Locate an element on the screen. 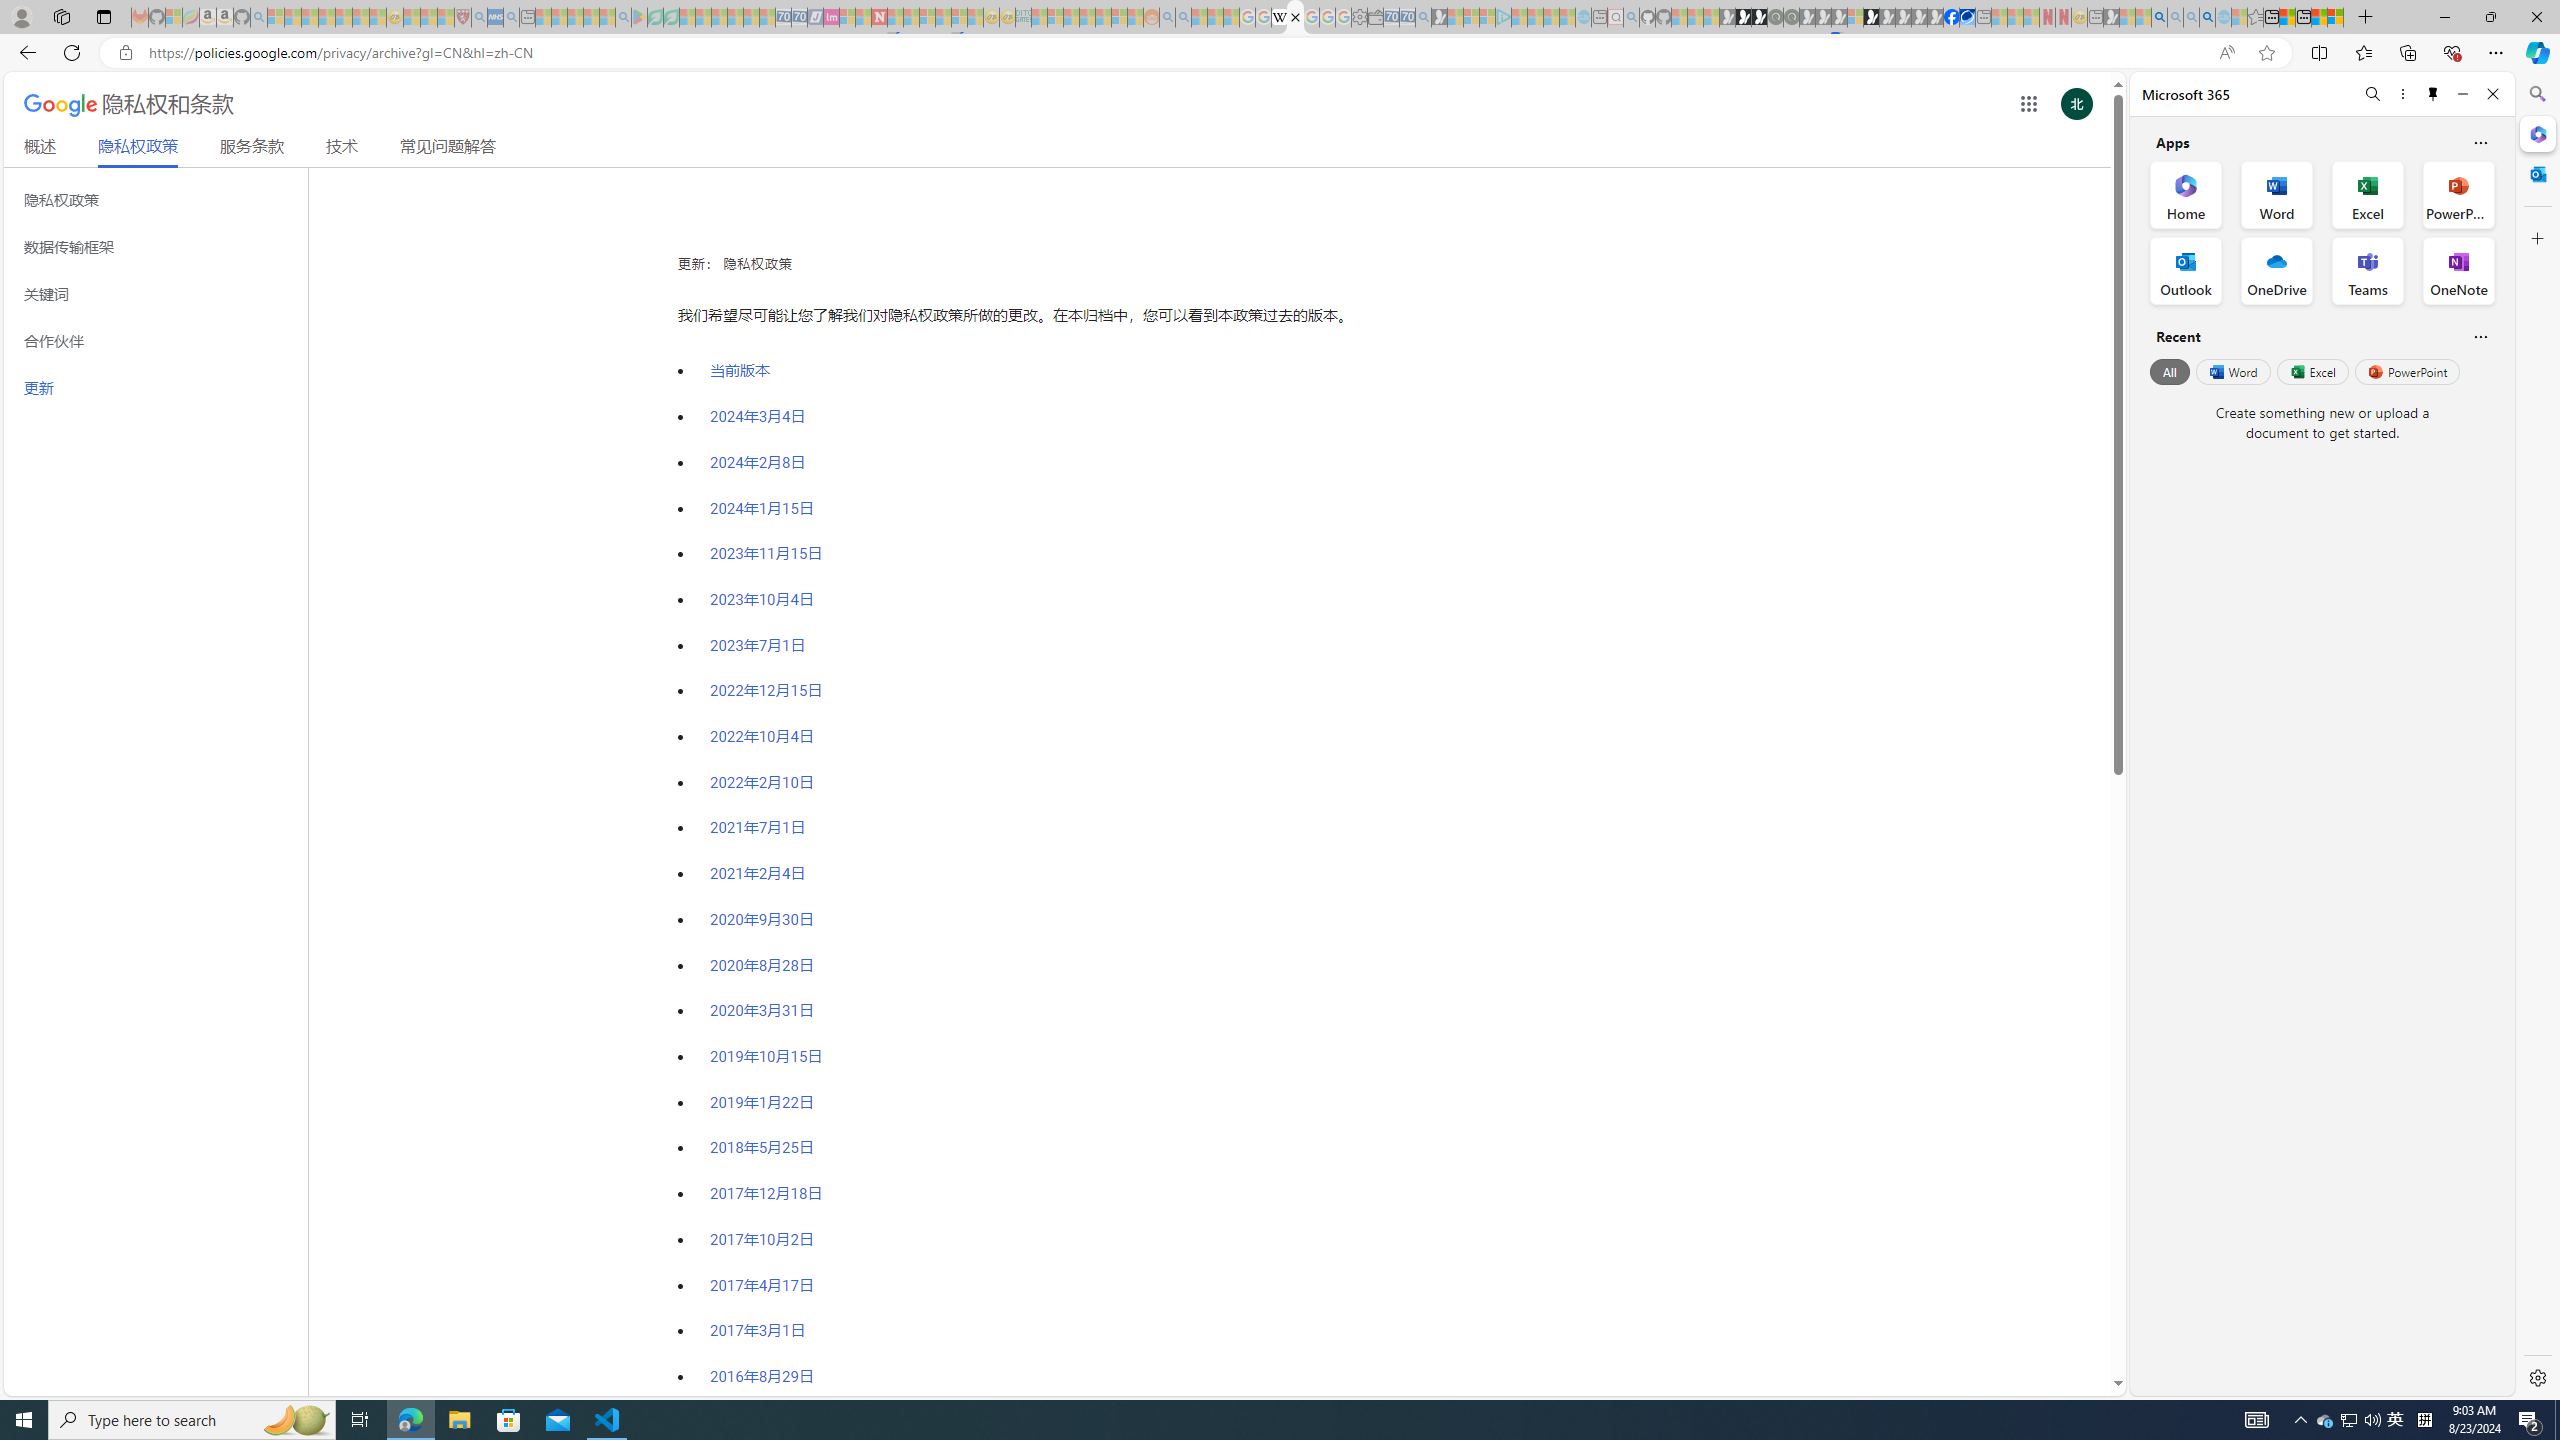 This screenshot has height=1440, width=2560. 'Trusted Community Engagement and Contributions | Guidelines' is located at coordinates (893, 16).